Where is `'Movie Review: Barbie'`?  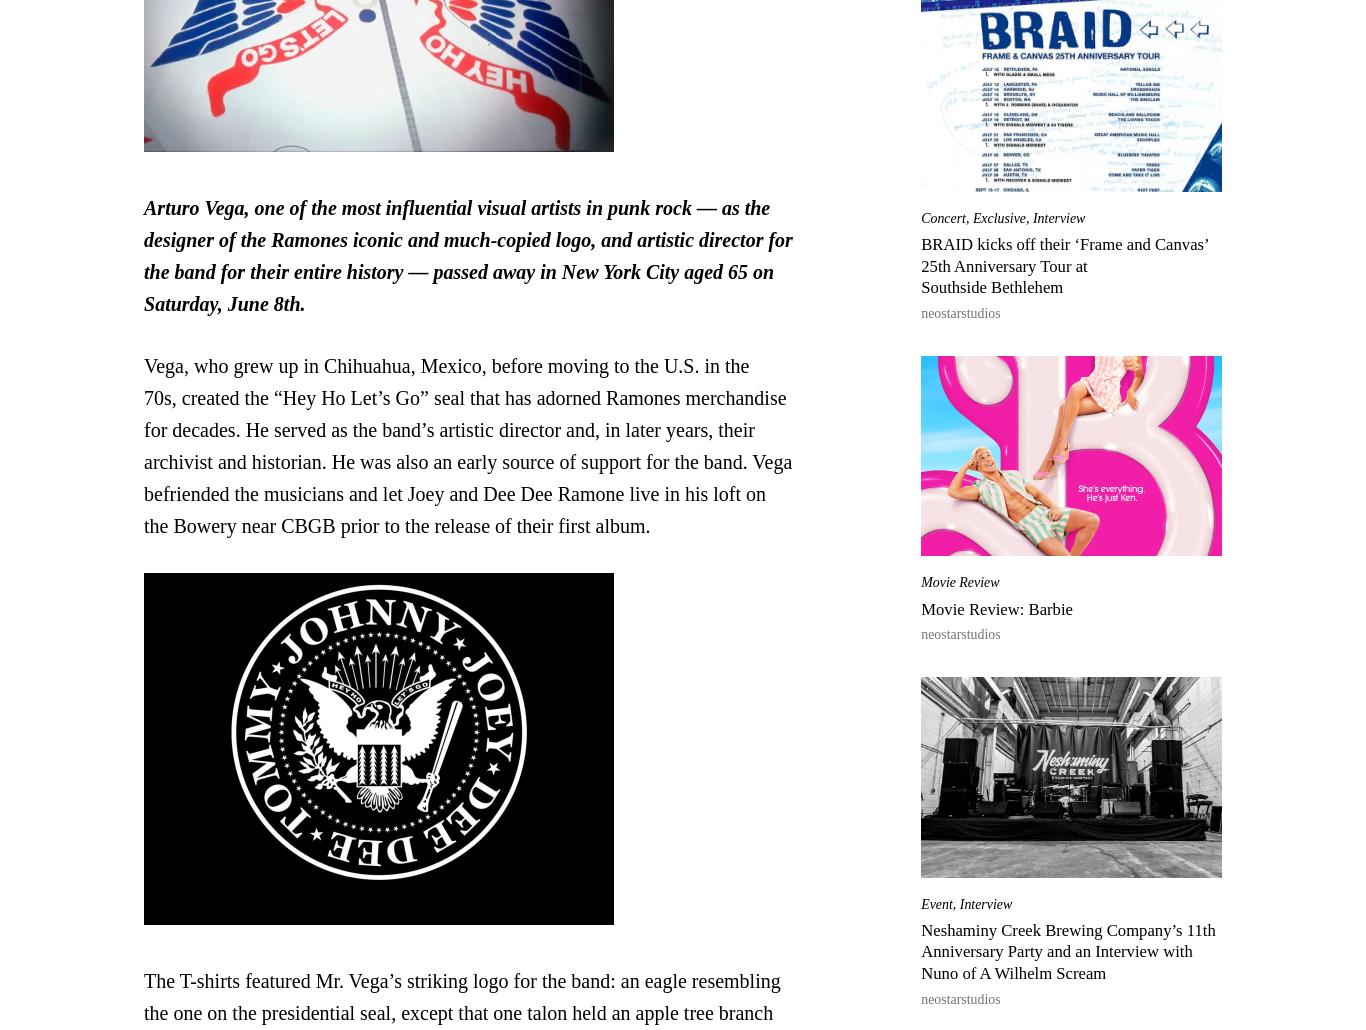 'Movie Review: Barbie' is located at coordinates (996, 607).